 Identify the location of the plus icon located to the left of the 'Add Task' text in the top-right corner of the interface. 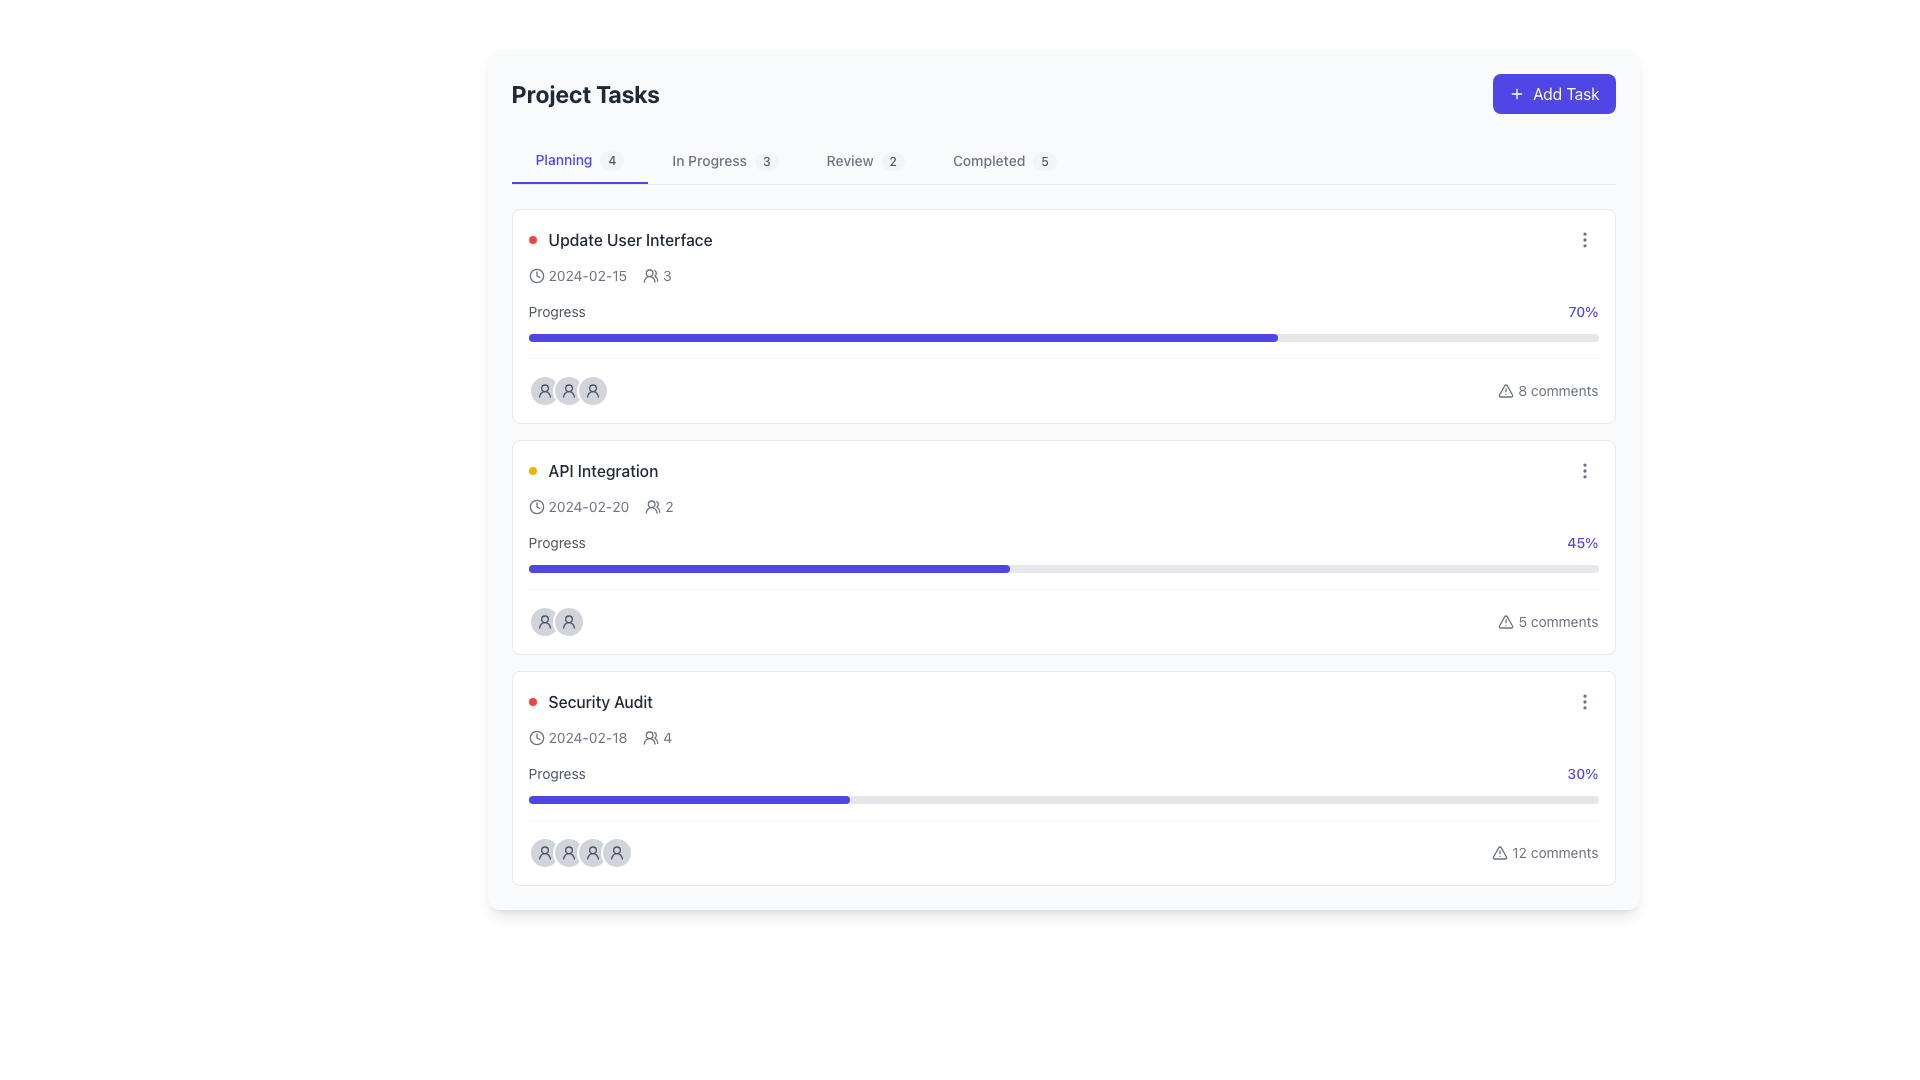
(1517, 93).